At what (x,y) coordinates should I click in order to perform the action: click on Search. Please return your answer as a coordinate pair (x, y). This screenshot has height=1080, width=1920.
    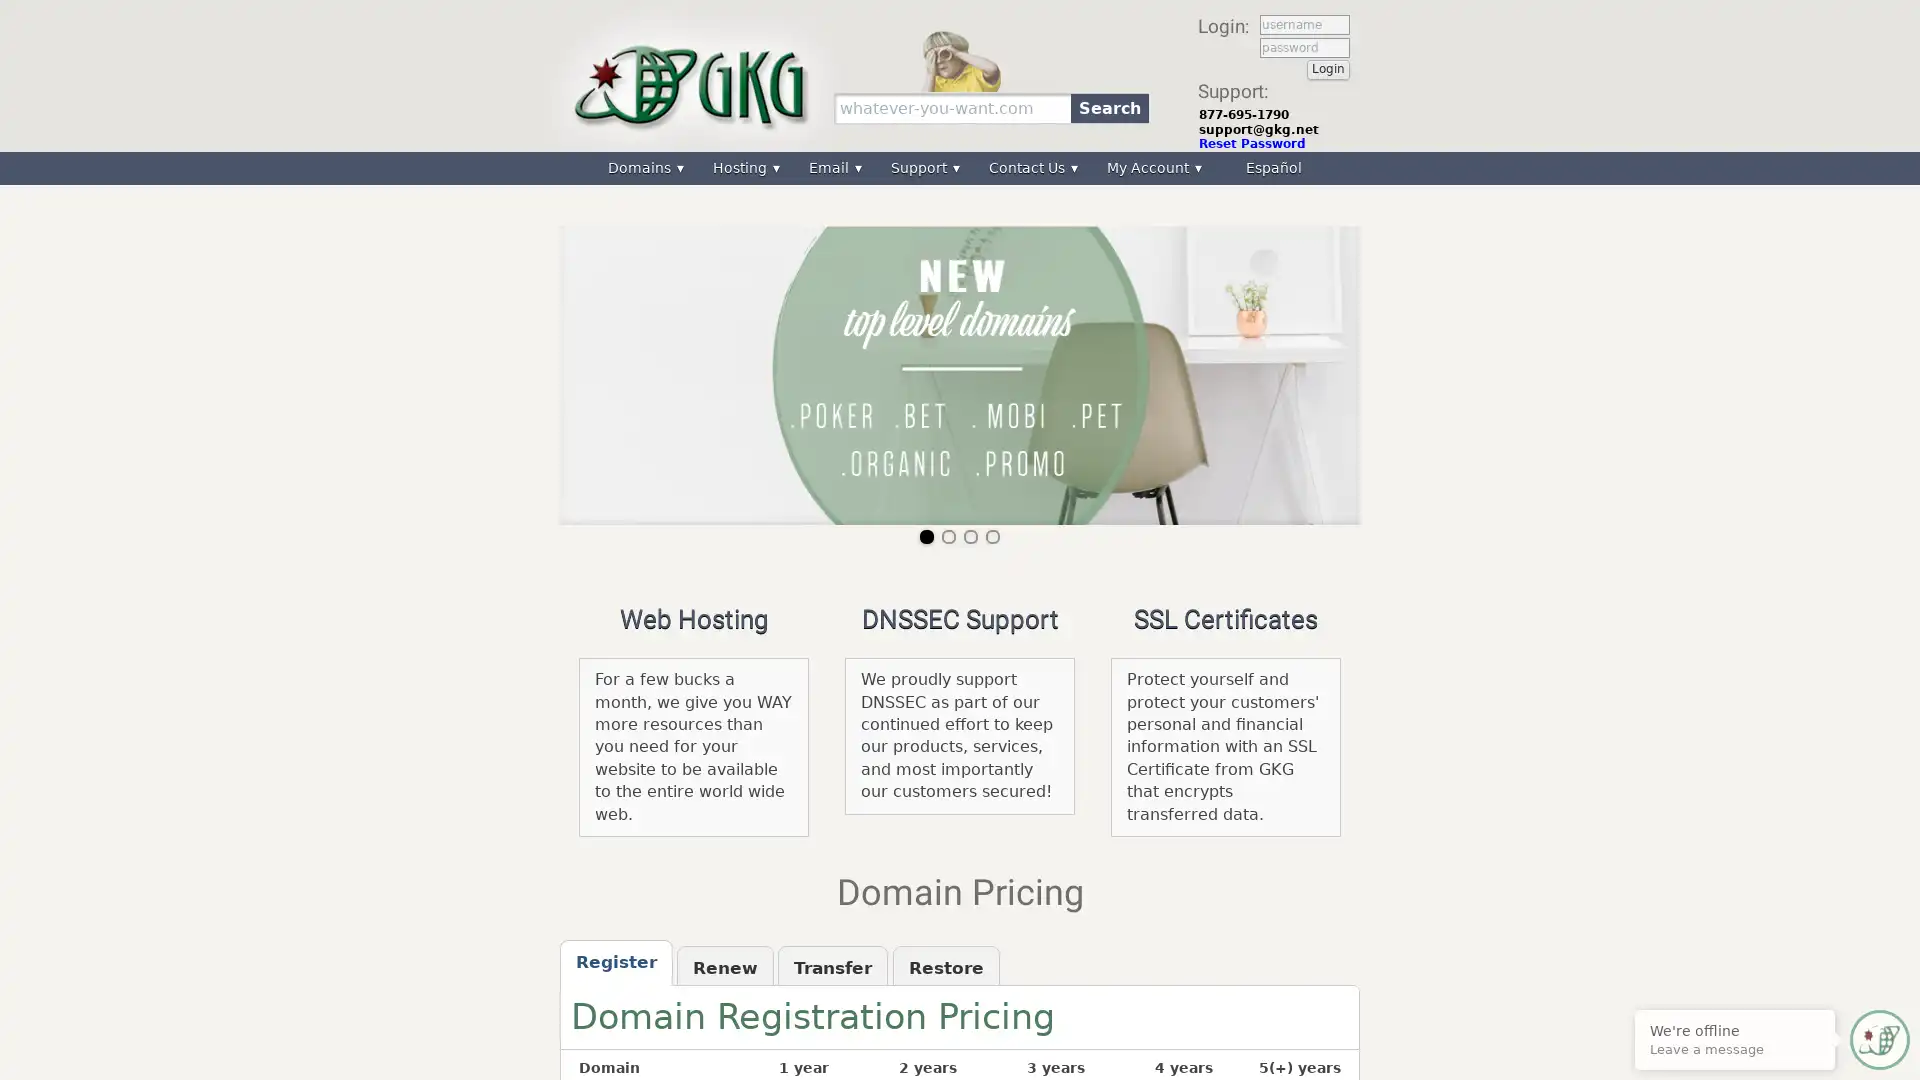
    Looking at the image, I should click on (1108, 107).